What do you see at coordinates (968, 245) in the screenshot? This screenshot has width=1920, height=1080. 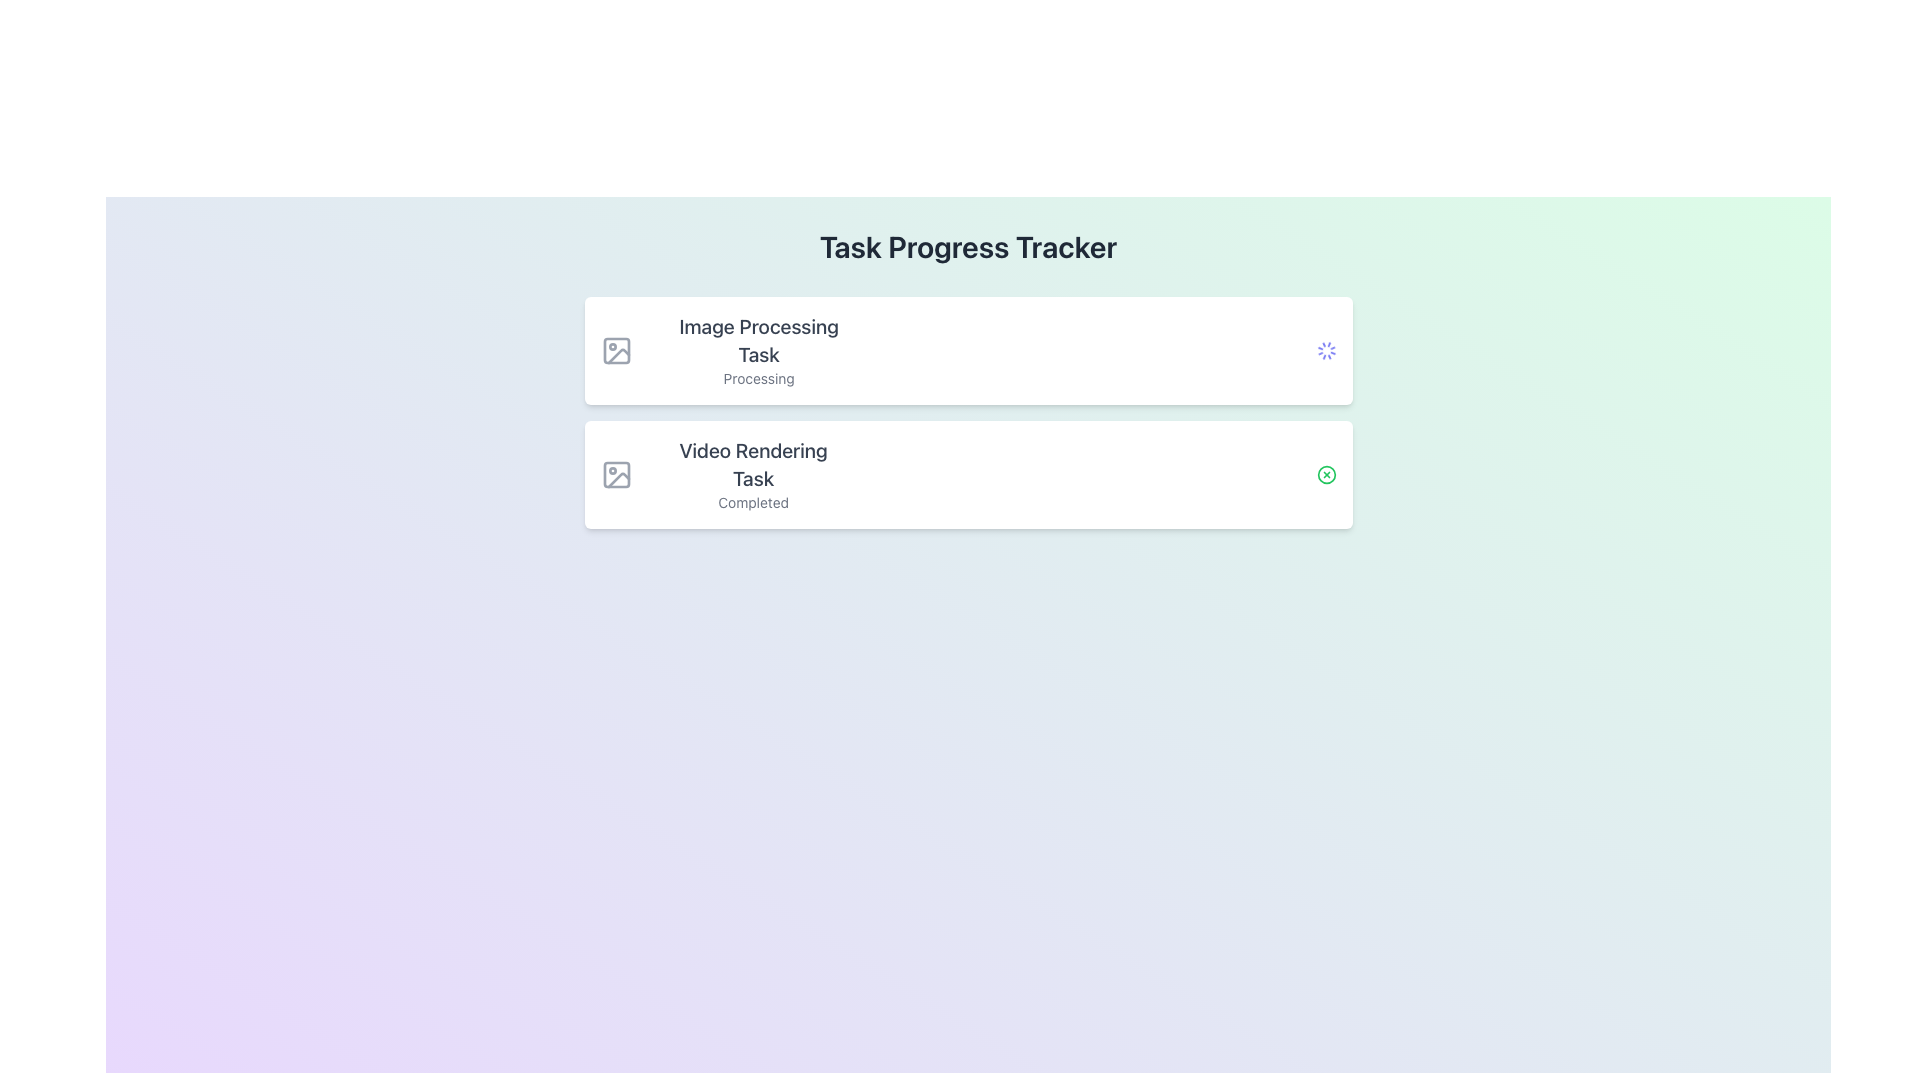 I see `text from the title or header label that displays the purpose of the page, which is to track task progress, located at the top center of the interface` at bounding box center [968, 245].